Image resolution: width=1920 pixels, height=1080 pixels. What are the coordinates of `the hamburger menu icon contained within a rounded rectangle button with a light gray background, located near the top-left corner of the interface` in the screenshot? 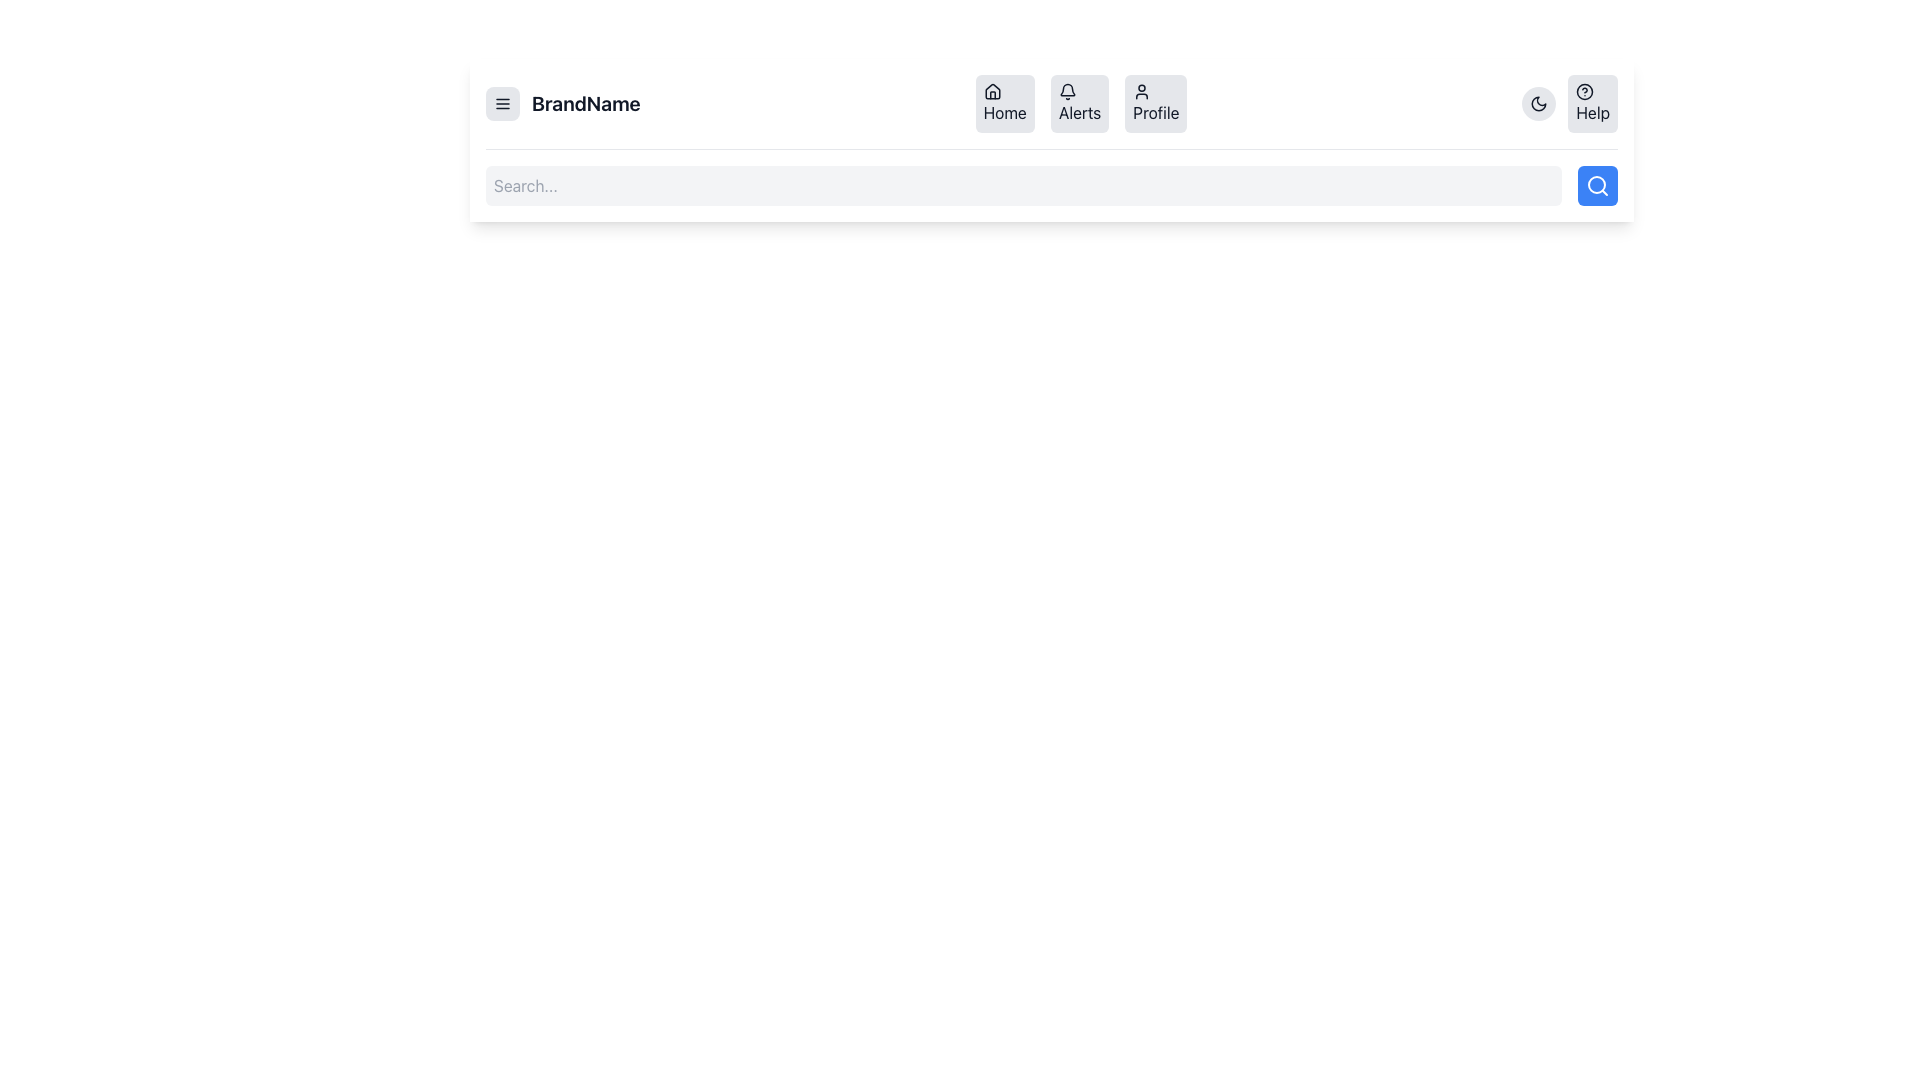 It's located at (503, 104).